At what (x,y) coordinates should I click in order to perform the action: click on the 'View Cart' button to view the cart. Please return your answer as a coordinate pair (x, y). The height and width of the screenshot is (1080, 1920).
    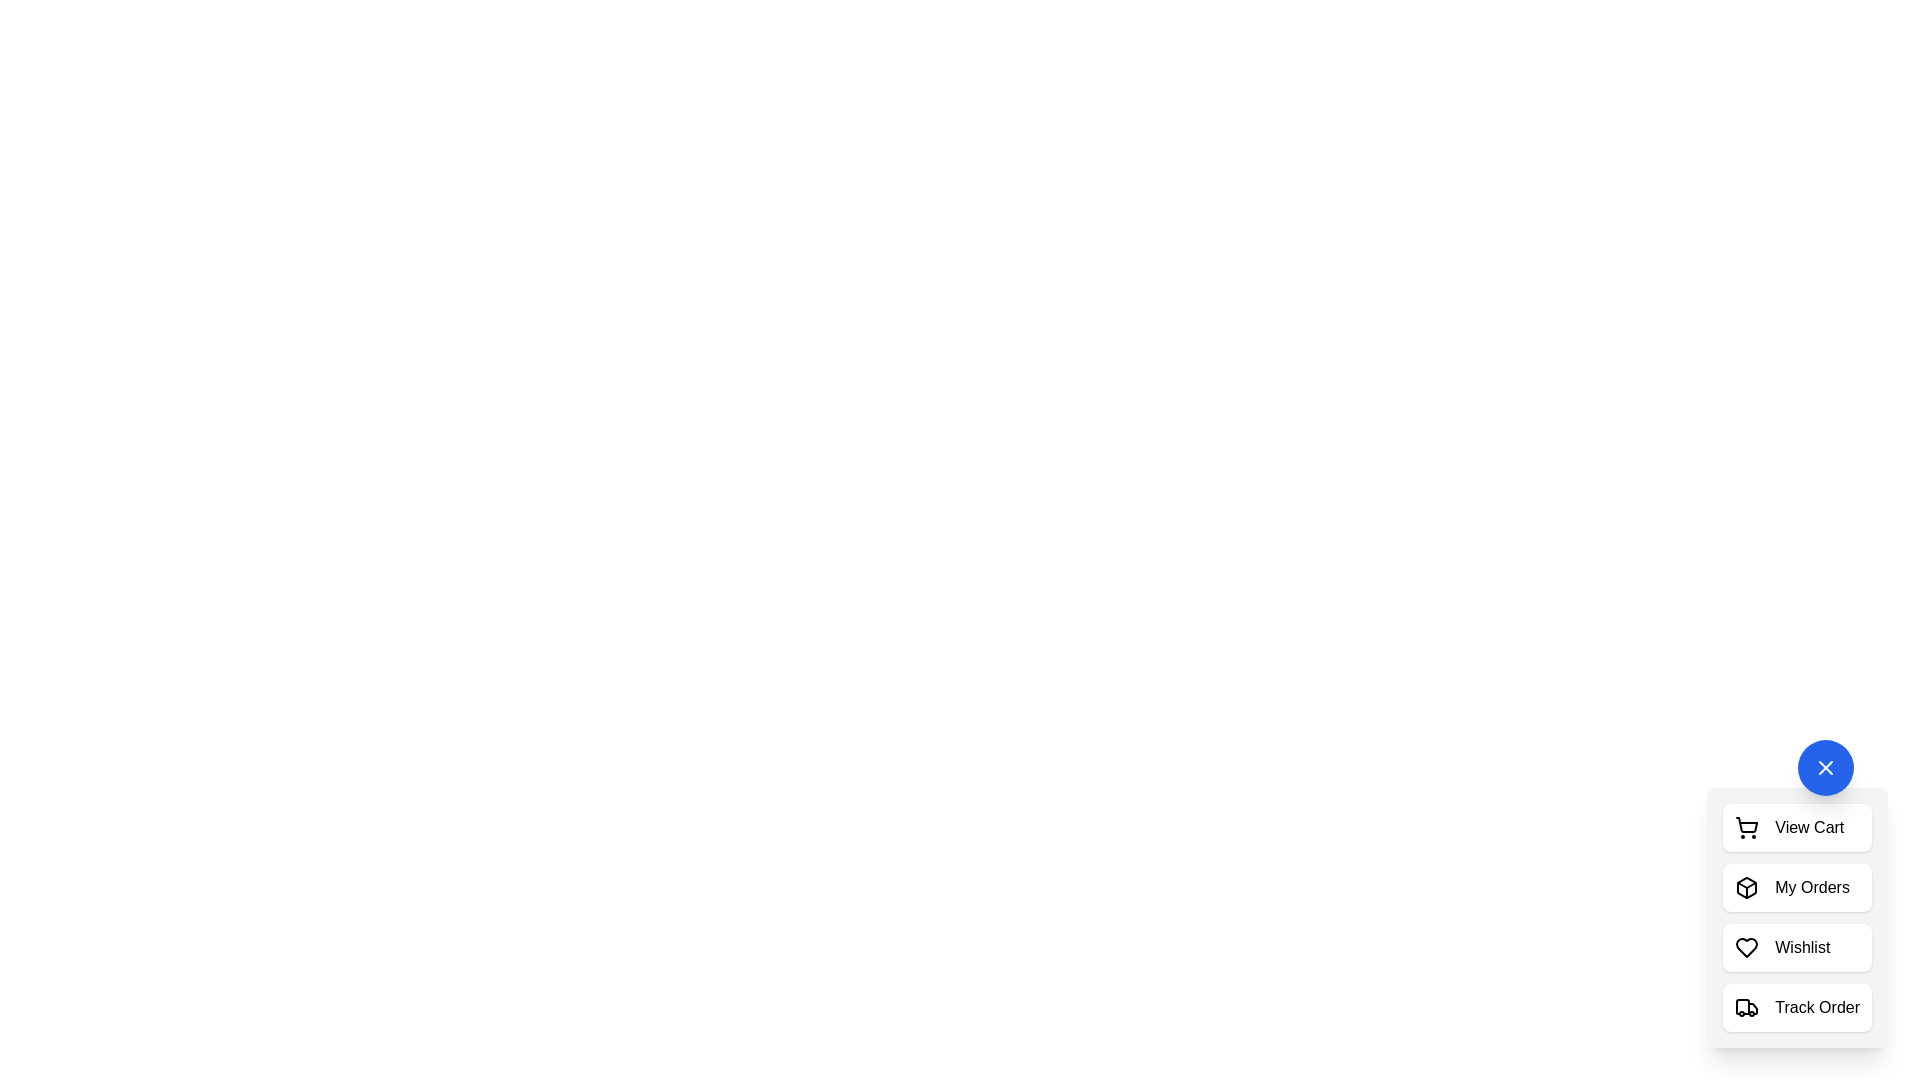
    Looking at the image, I should click on (1797, 828).